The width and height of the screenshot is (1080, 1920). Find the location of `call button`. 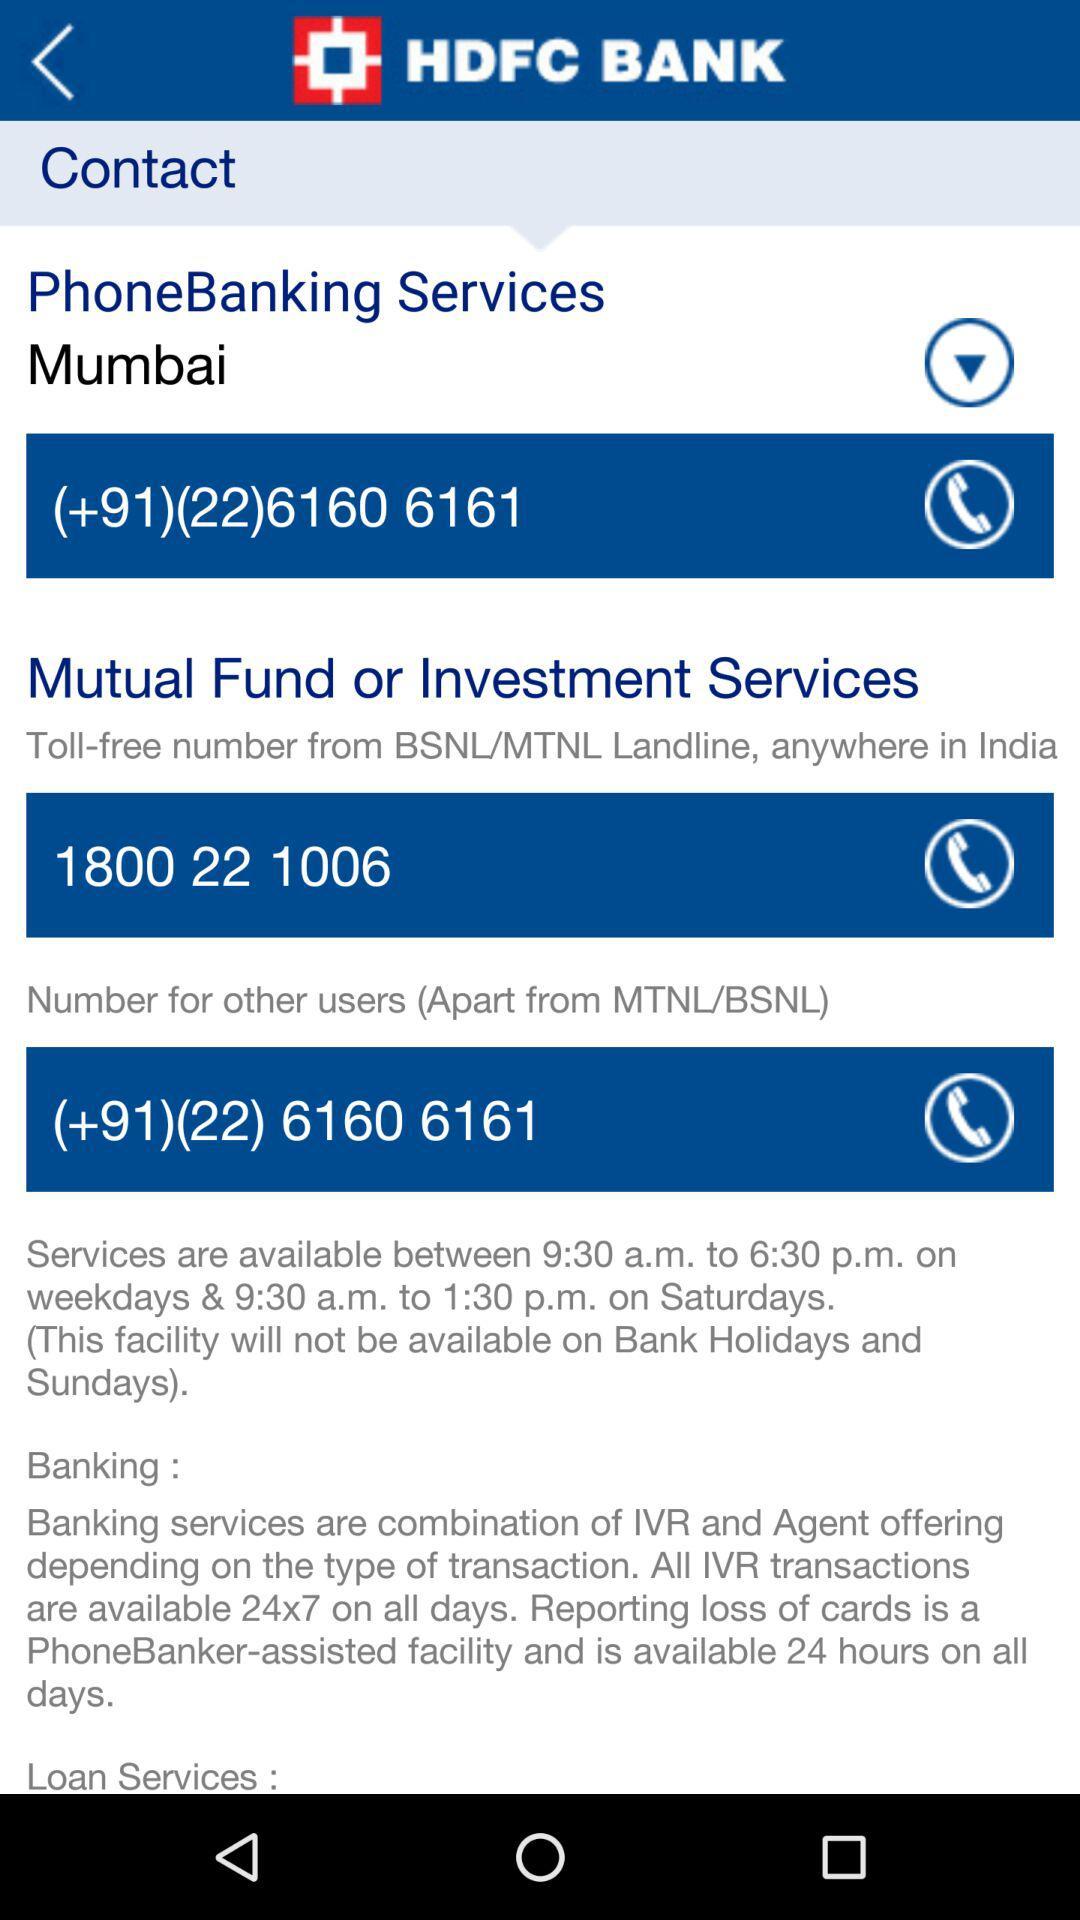

call button is located at coordinates (968, 863).